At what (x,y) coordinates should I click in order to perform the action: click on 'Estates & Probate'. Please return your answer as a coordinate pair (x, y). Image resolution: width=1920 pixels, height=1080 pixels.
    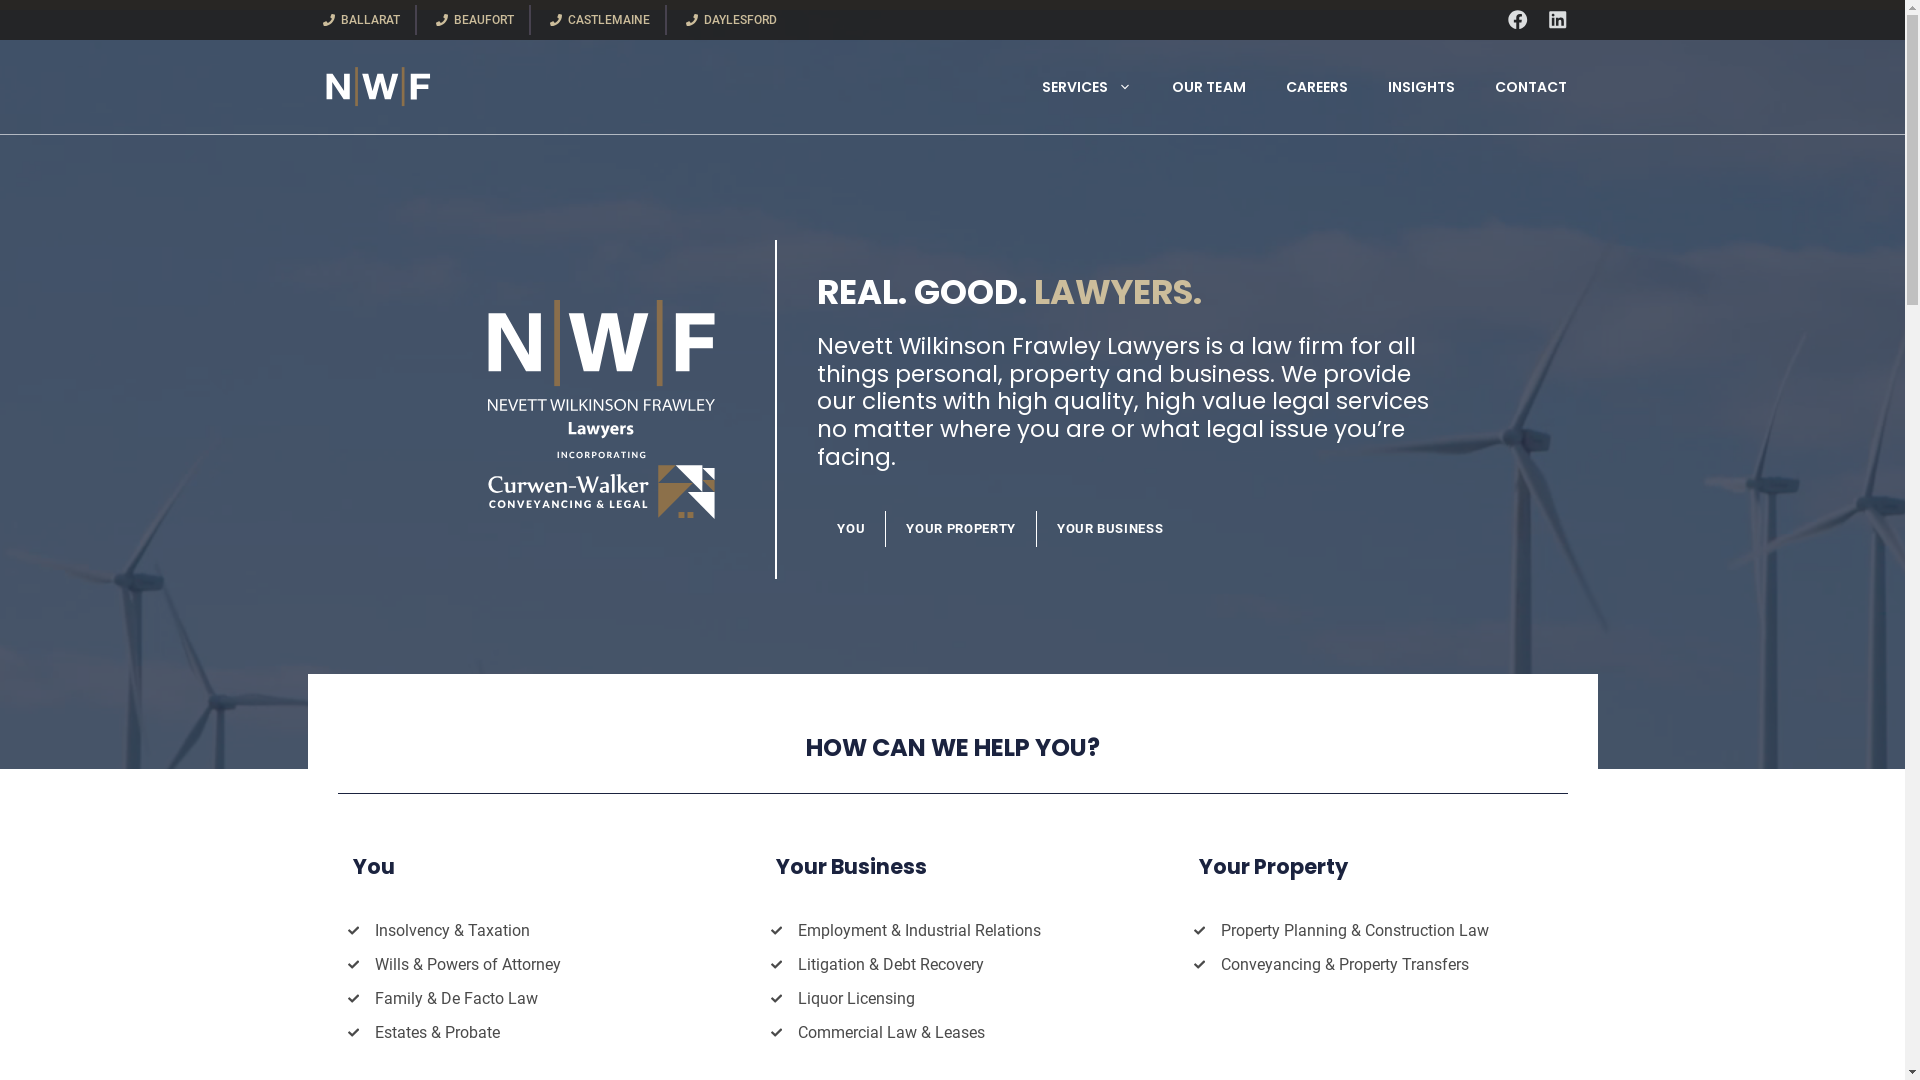
    Looking at the image, I should click on (436, 1032).